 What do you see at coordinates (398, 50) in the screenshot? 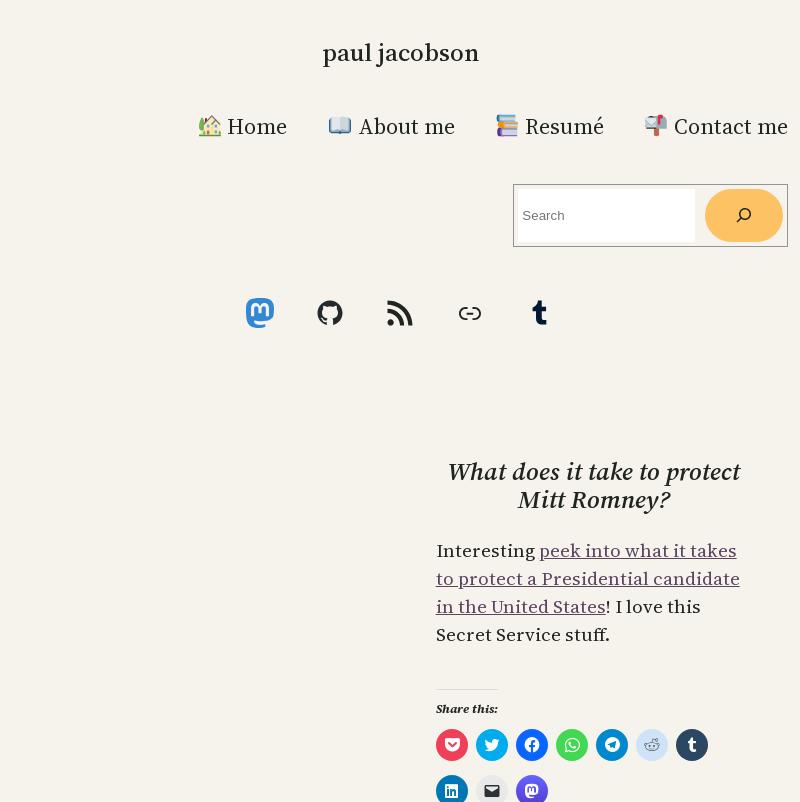
I see `'Paul Jacobson'` at bounding box center [398, 50].